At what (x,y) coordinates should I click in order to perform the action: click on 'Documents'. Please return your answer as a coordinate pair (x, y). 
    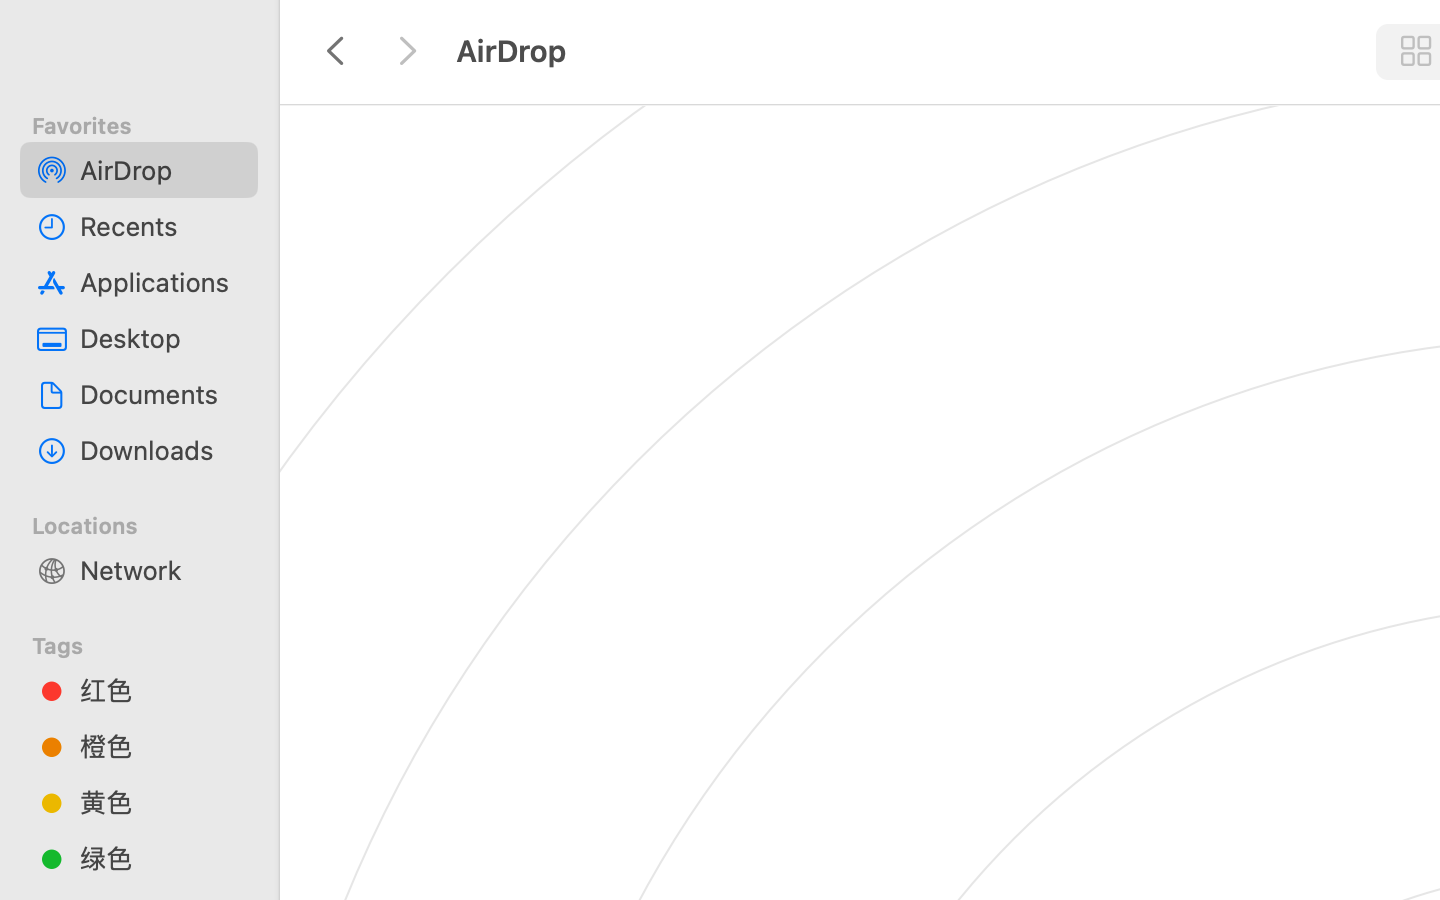
    Looking at the image, I should click on (159, 394).